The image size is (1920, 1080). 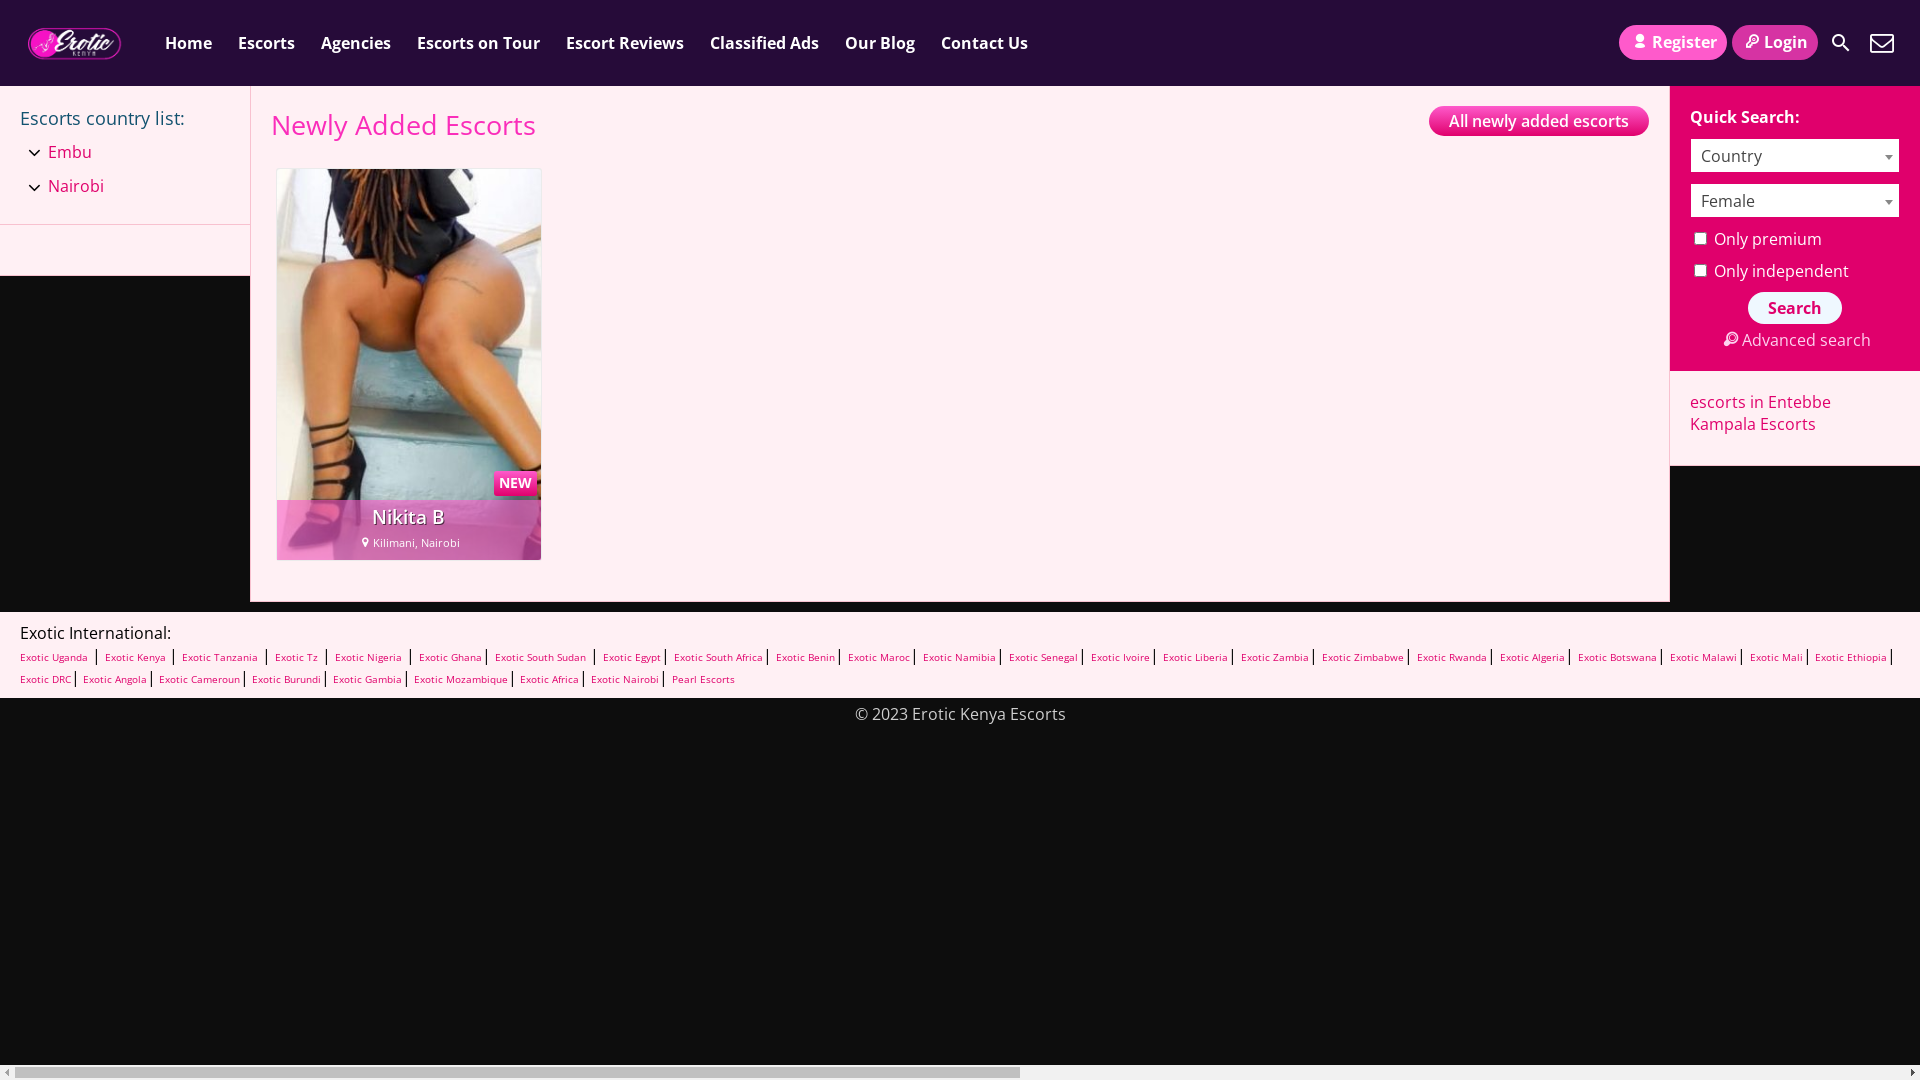 What do you see at coordinates (703, 677) in the screenshot?
I see `'Pearl Escorts'` at bounding box center [703, 677].